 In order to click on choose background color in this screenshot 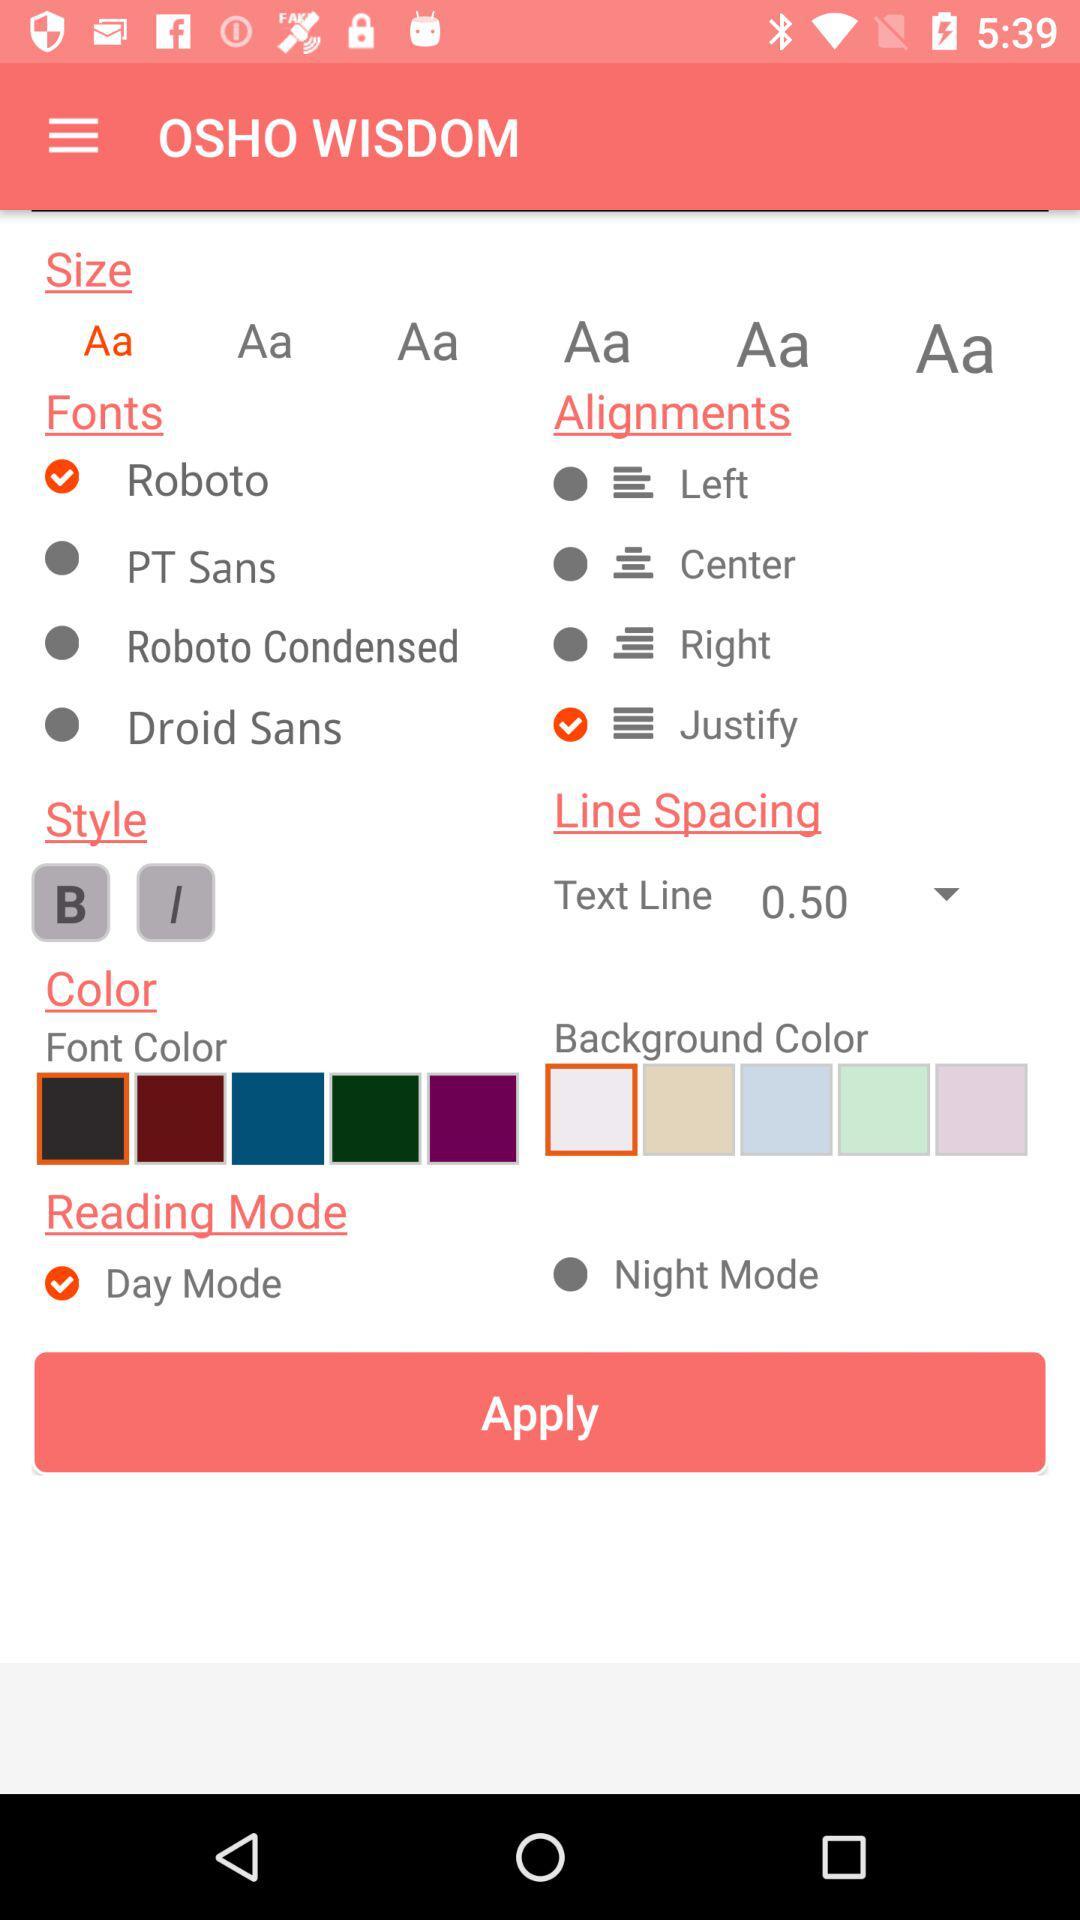, I will do `click(590, 1108)`.